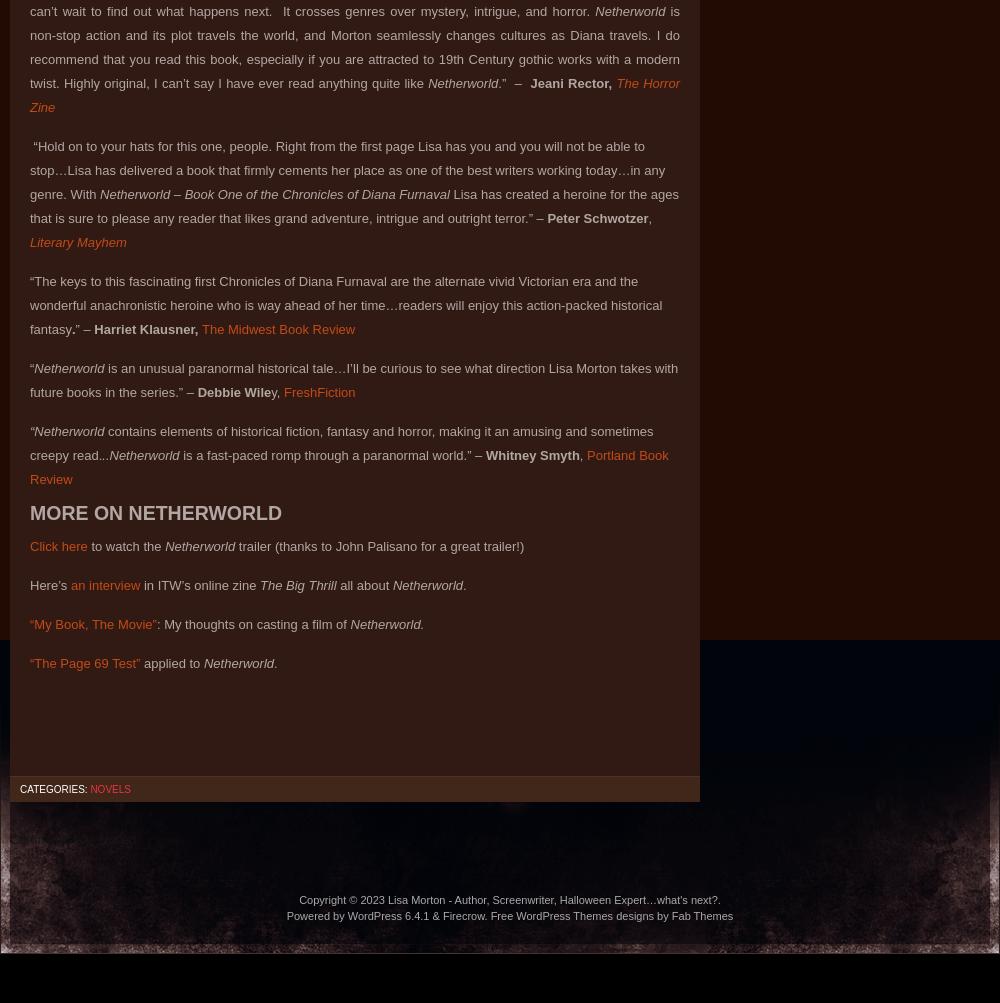 The height and width of the screenshot is (1003, 1000). Describe the element at coordinates (530, 455) in the screenshot. I see `'Whitney Smyth'` at that location.